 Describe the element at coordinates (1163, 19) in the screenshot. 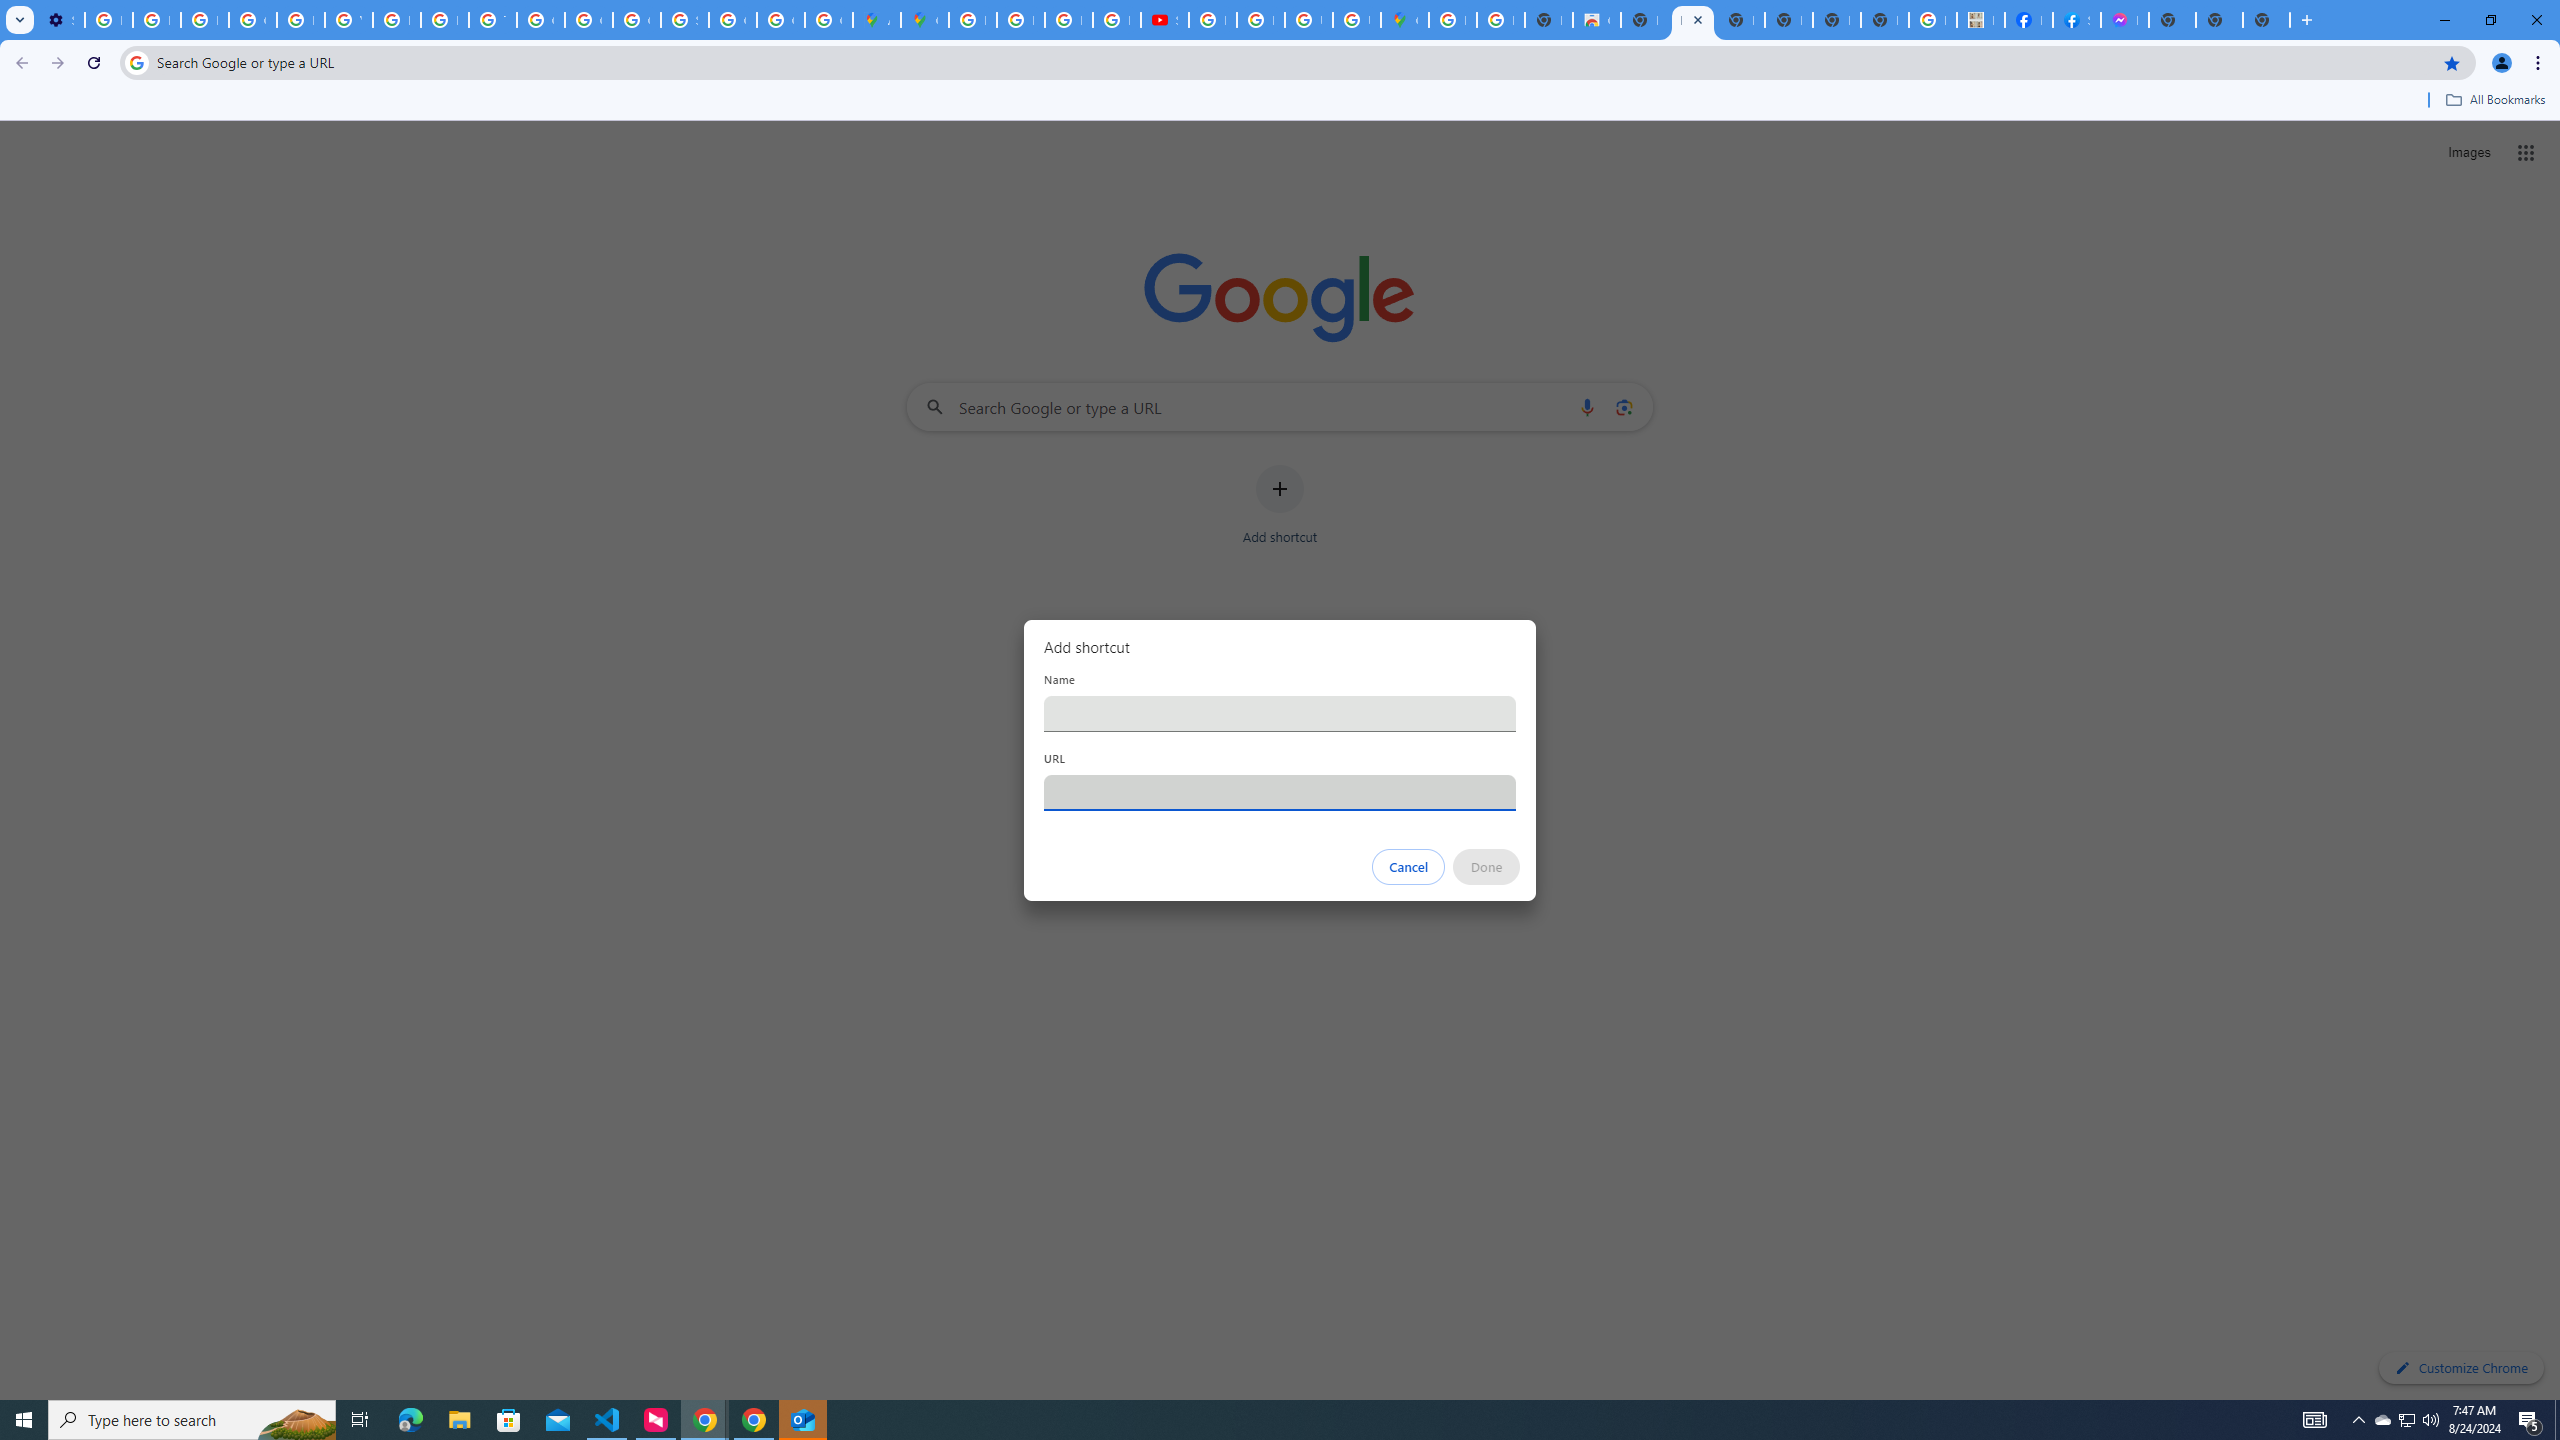

I see `'Subscriptions - YouTube'` at that location.